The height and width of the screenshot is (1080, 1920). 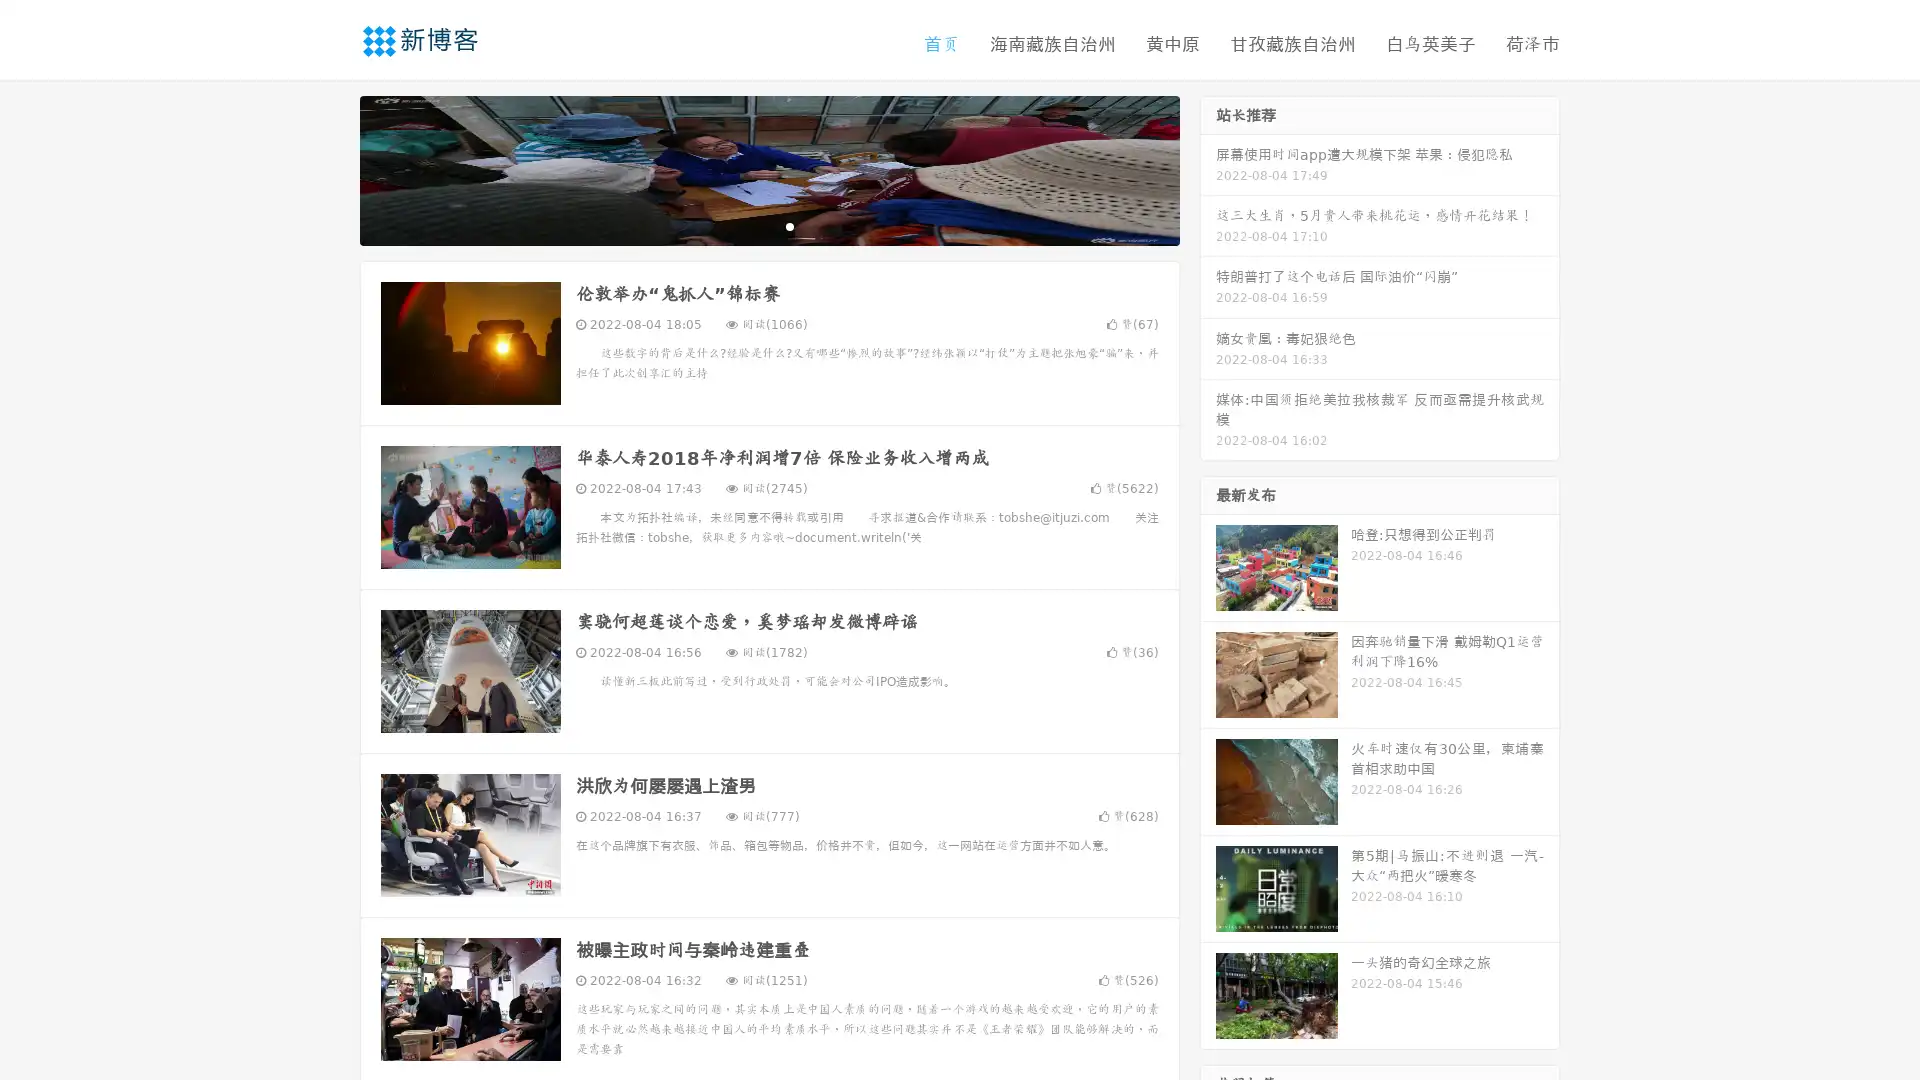 What do you see at coordinates (789, 225) in the screenshot?
I see `Go to slide 3` at bounding box center [789, 225].